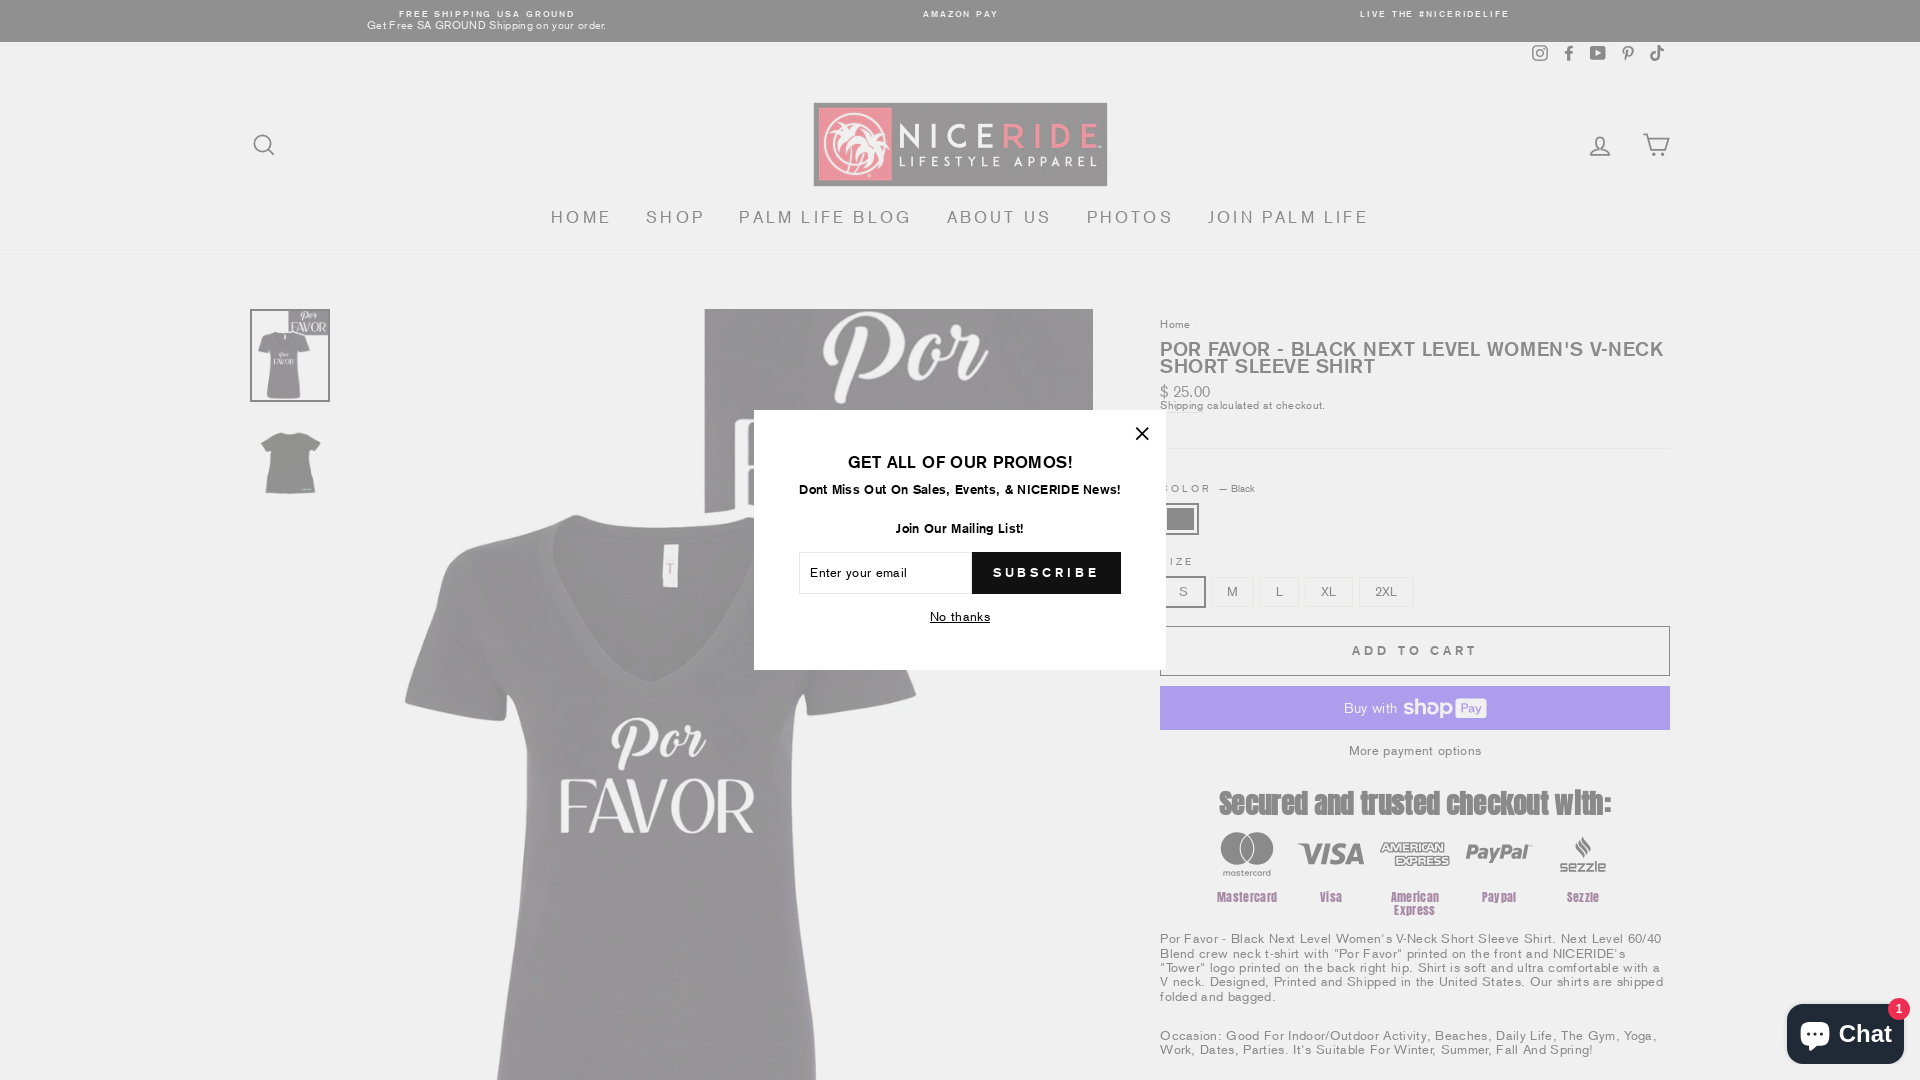 This screenshot has height=1080, width=1920. Describe the element at coordinates (1142, 433) in the screenshot. I see `'"Close (esc)"'` at that location.